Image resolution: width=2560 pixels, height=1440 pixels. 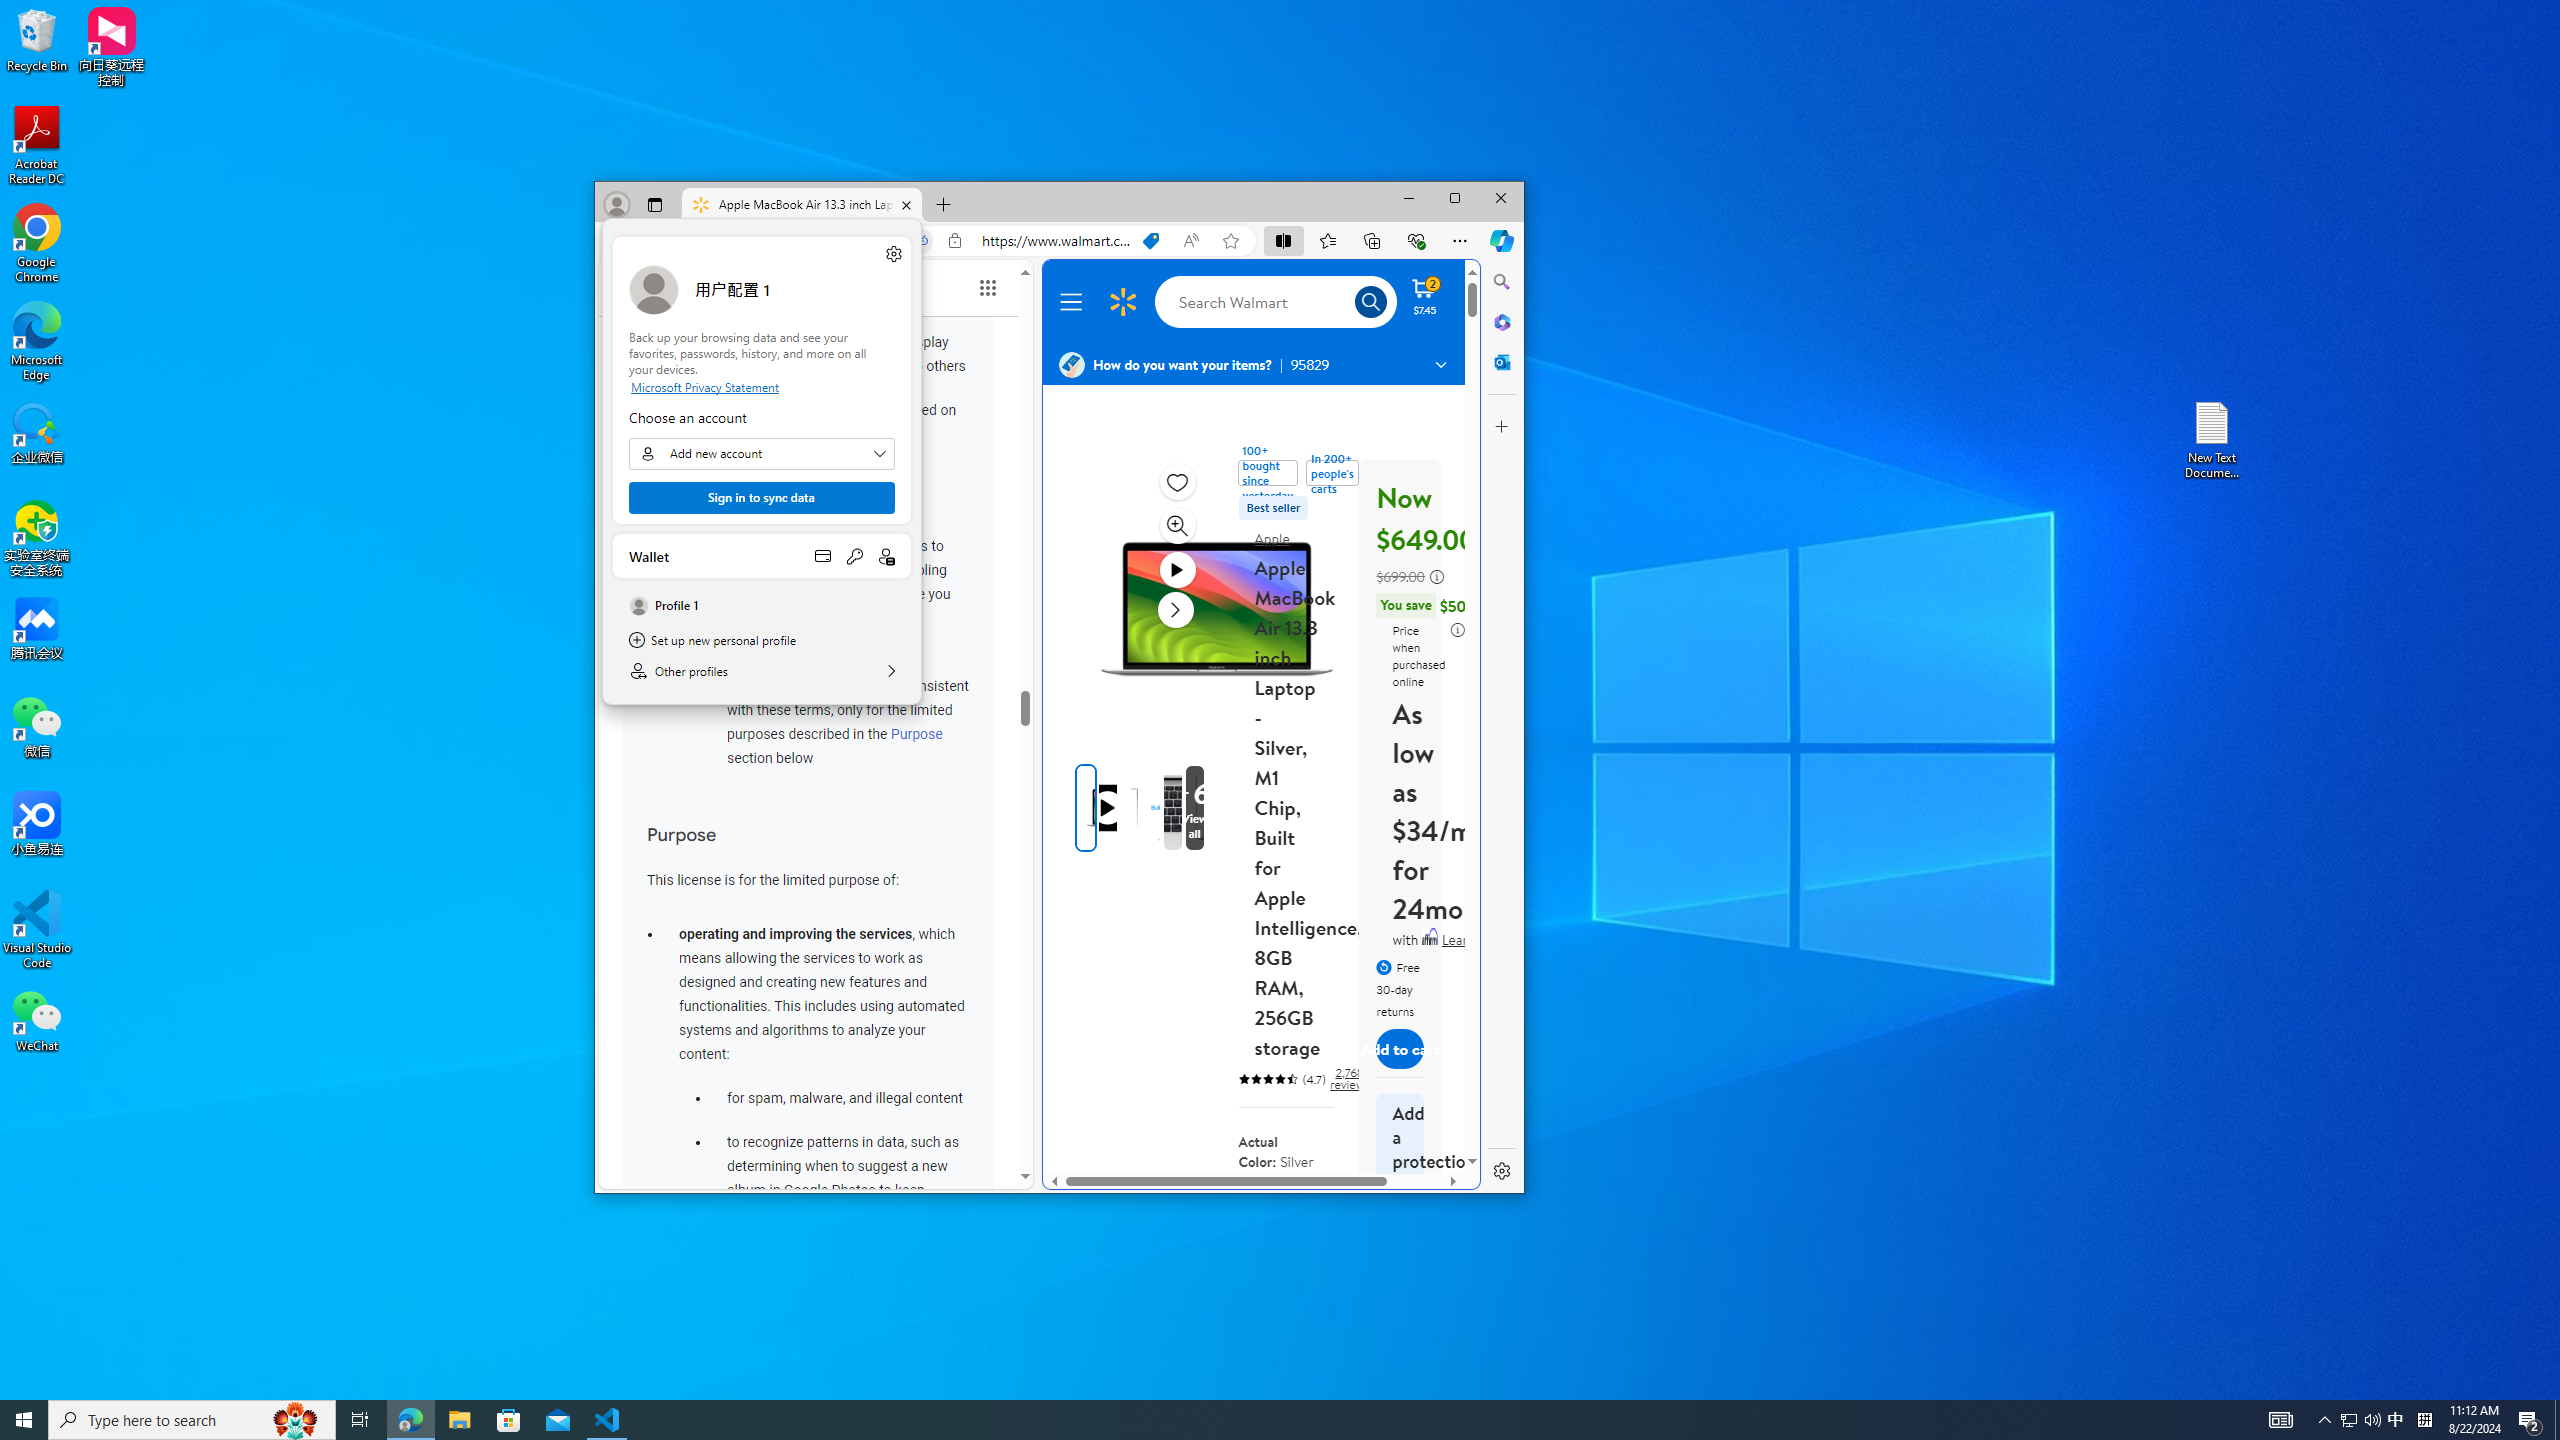 I want to click on 'Cart contains 2 items Total Amount $7.45', so click(x=1423, y=294).